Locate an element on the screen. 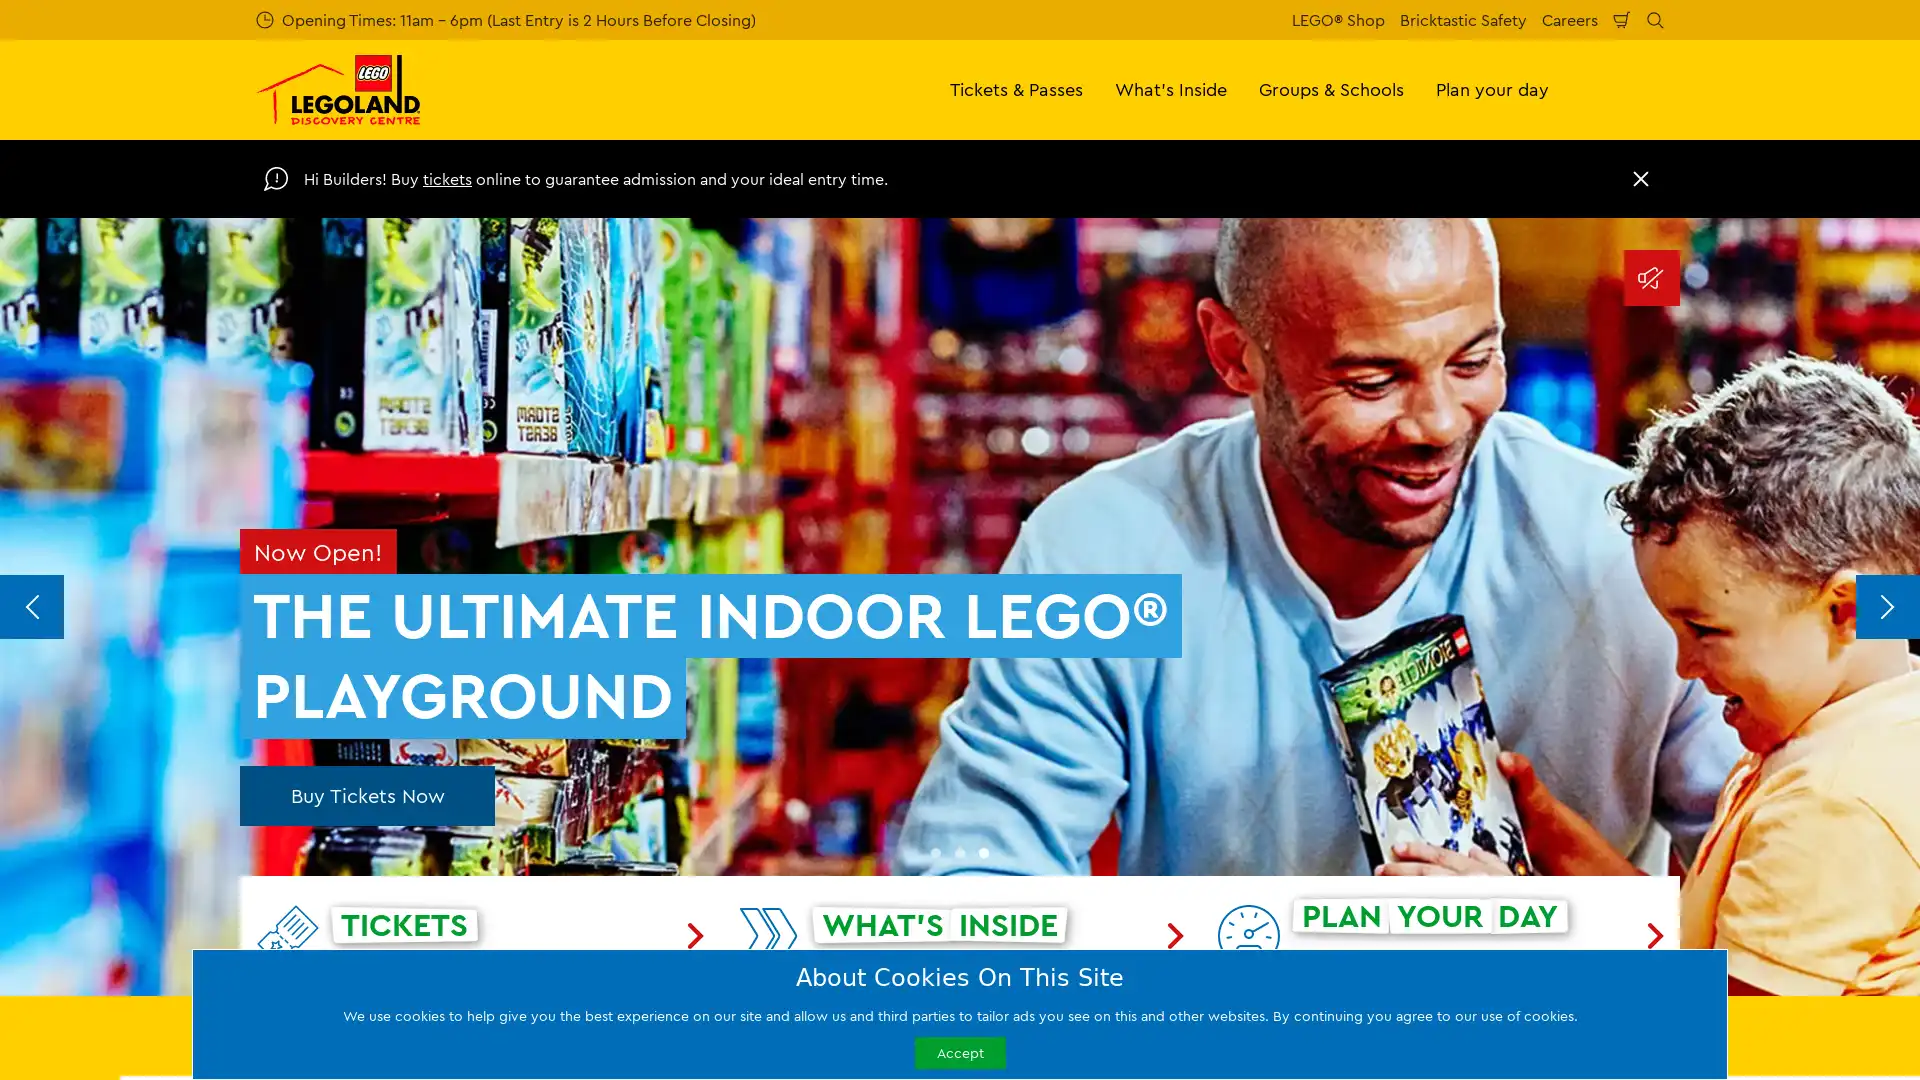  Go to slide 1 is located at coordinates (935, 852).